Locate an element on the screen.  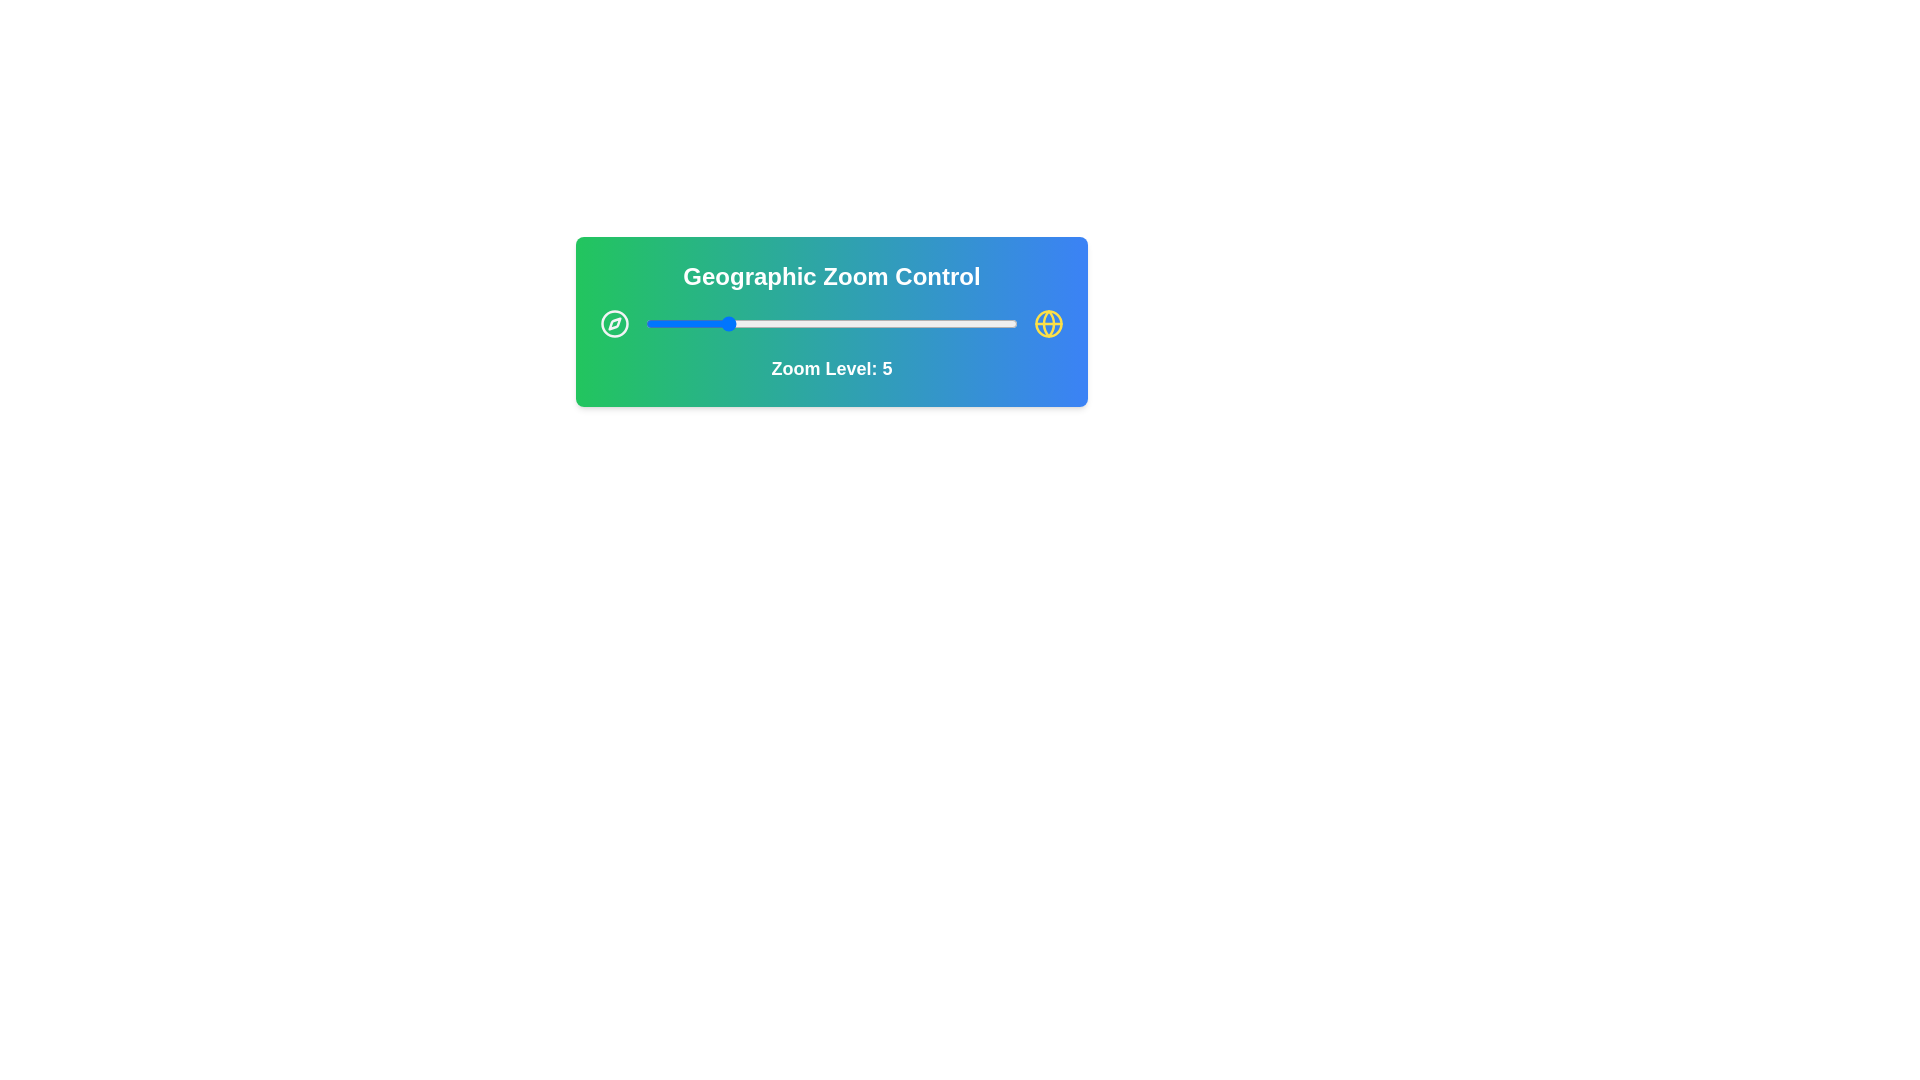
the zoom level to 9 by interacting with the slider is located at coordinates (802, 323).